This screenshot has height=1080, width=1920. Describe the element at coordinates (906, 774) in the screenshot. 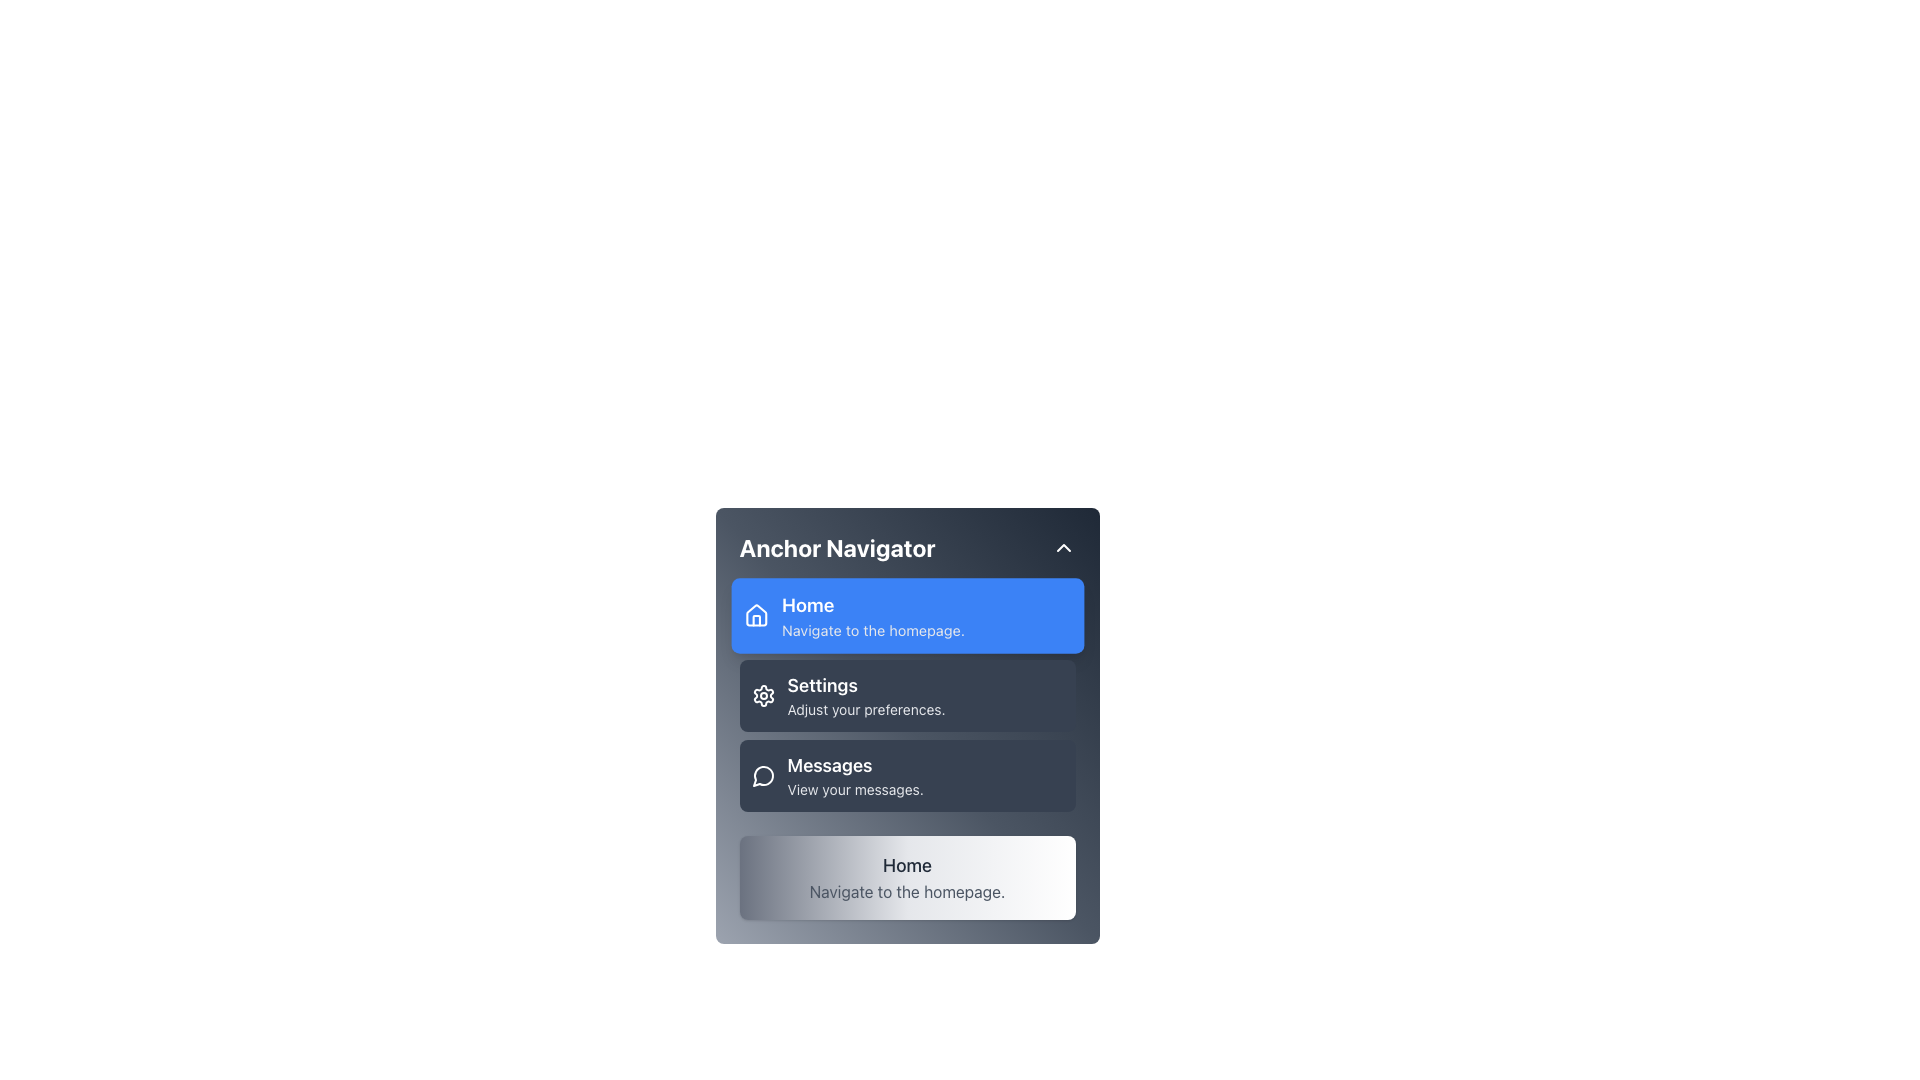

I see `the 'Messages' button in the vertical navigation menu` at that location.